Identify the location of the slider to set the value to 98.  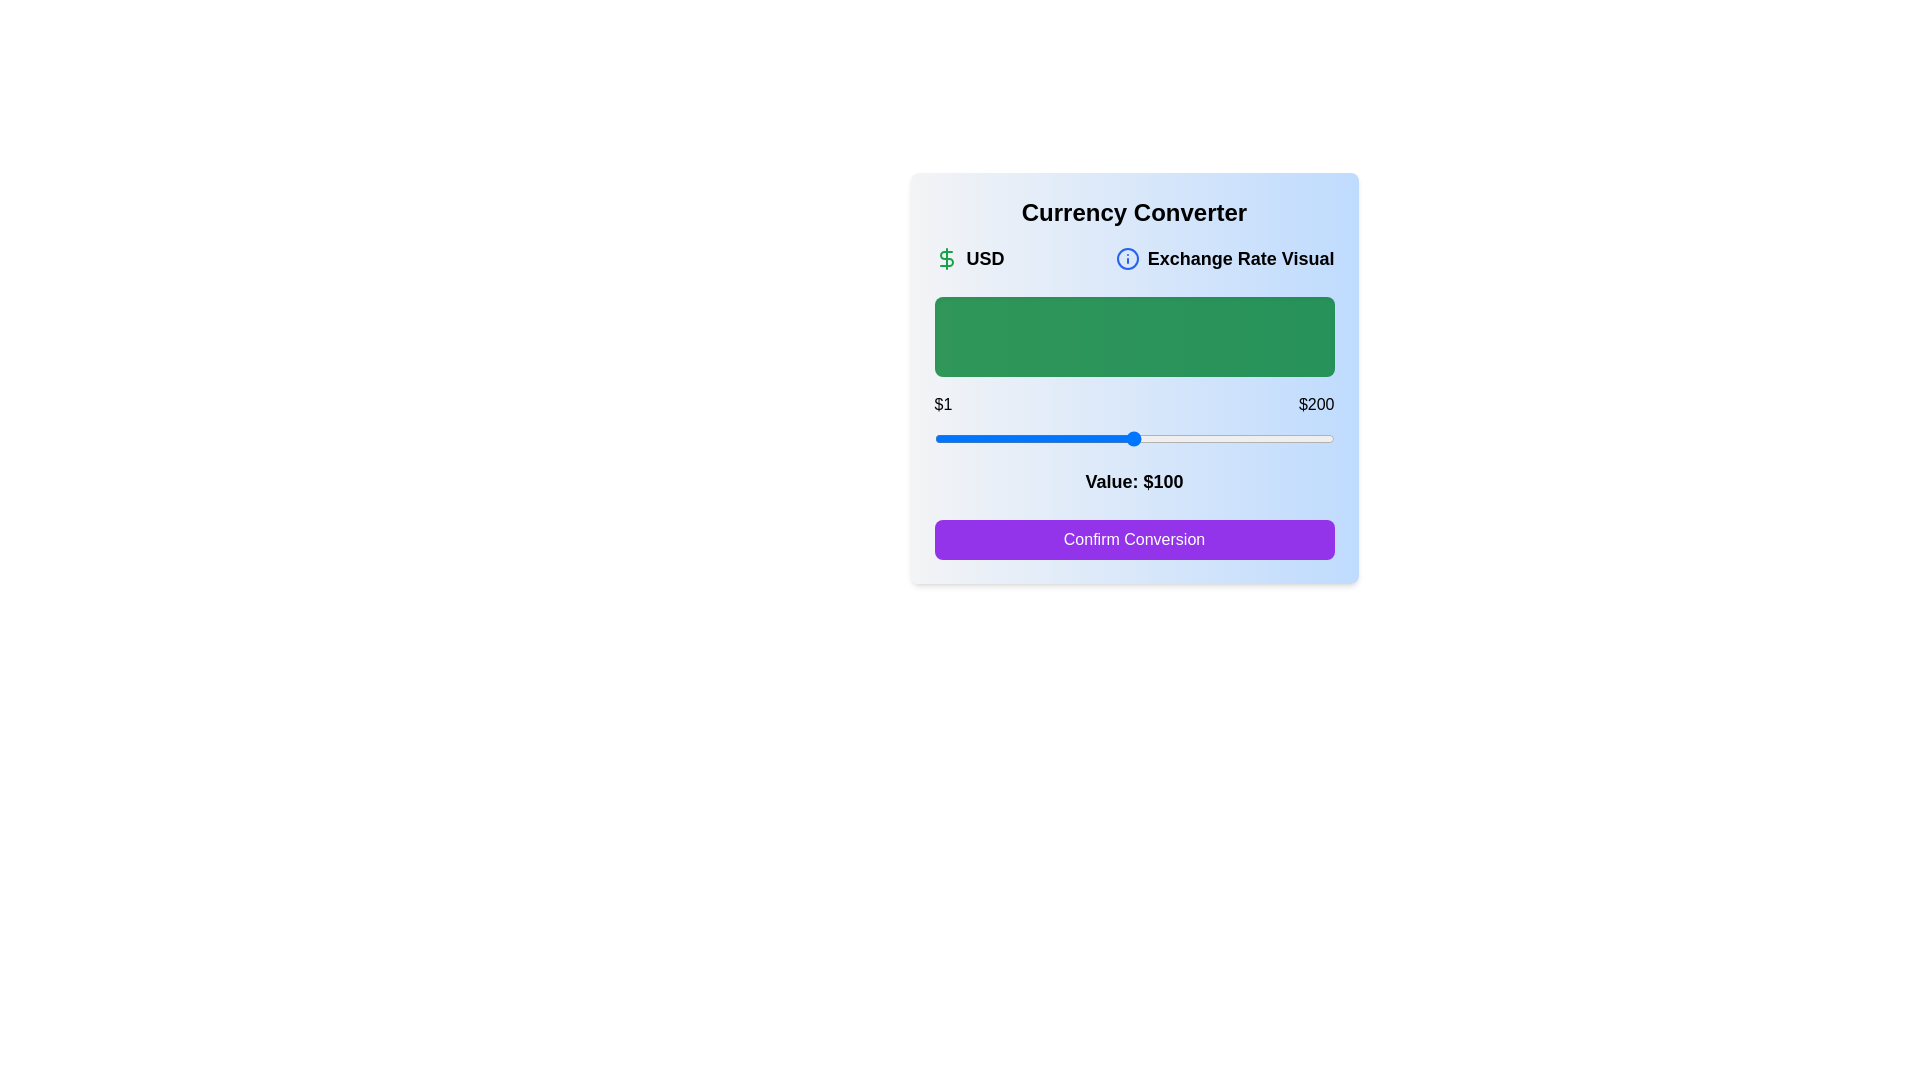
(1129, 438).